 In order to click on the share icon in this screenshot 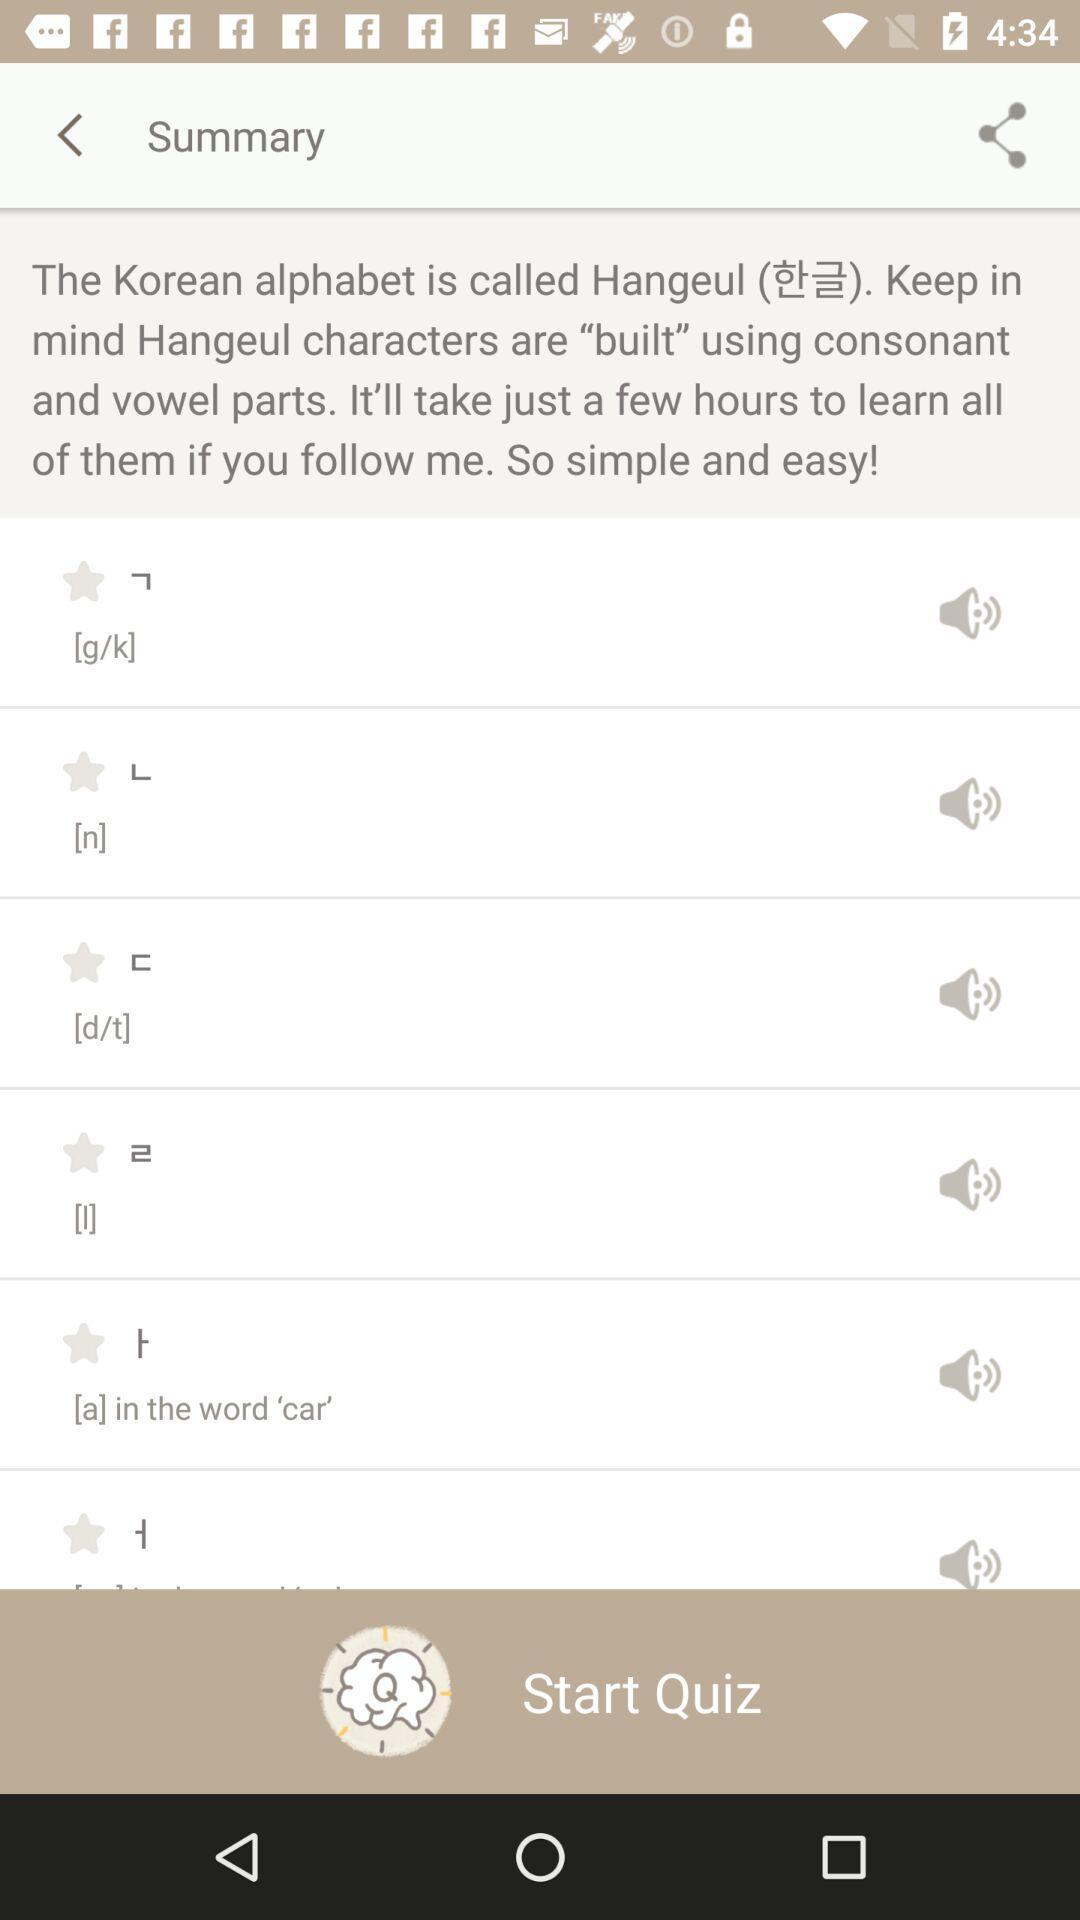, I will do `click(1003, 134)`.